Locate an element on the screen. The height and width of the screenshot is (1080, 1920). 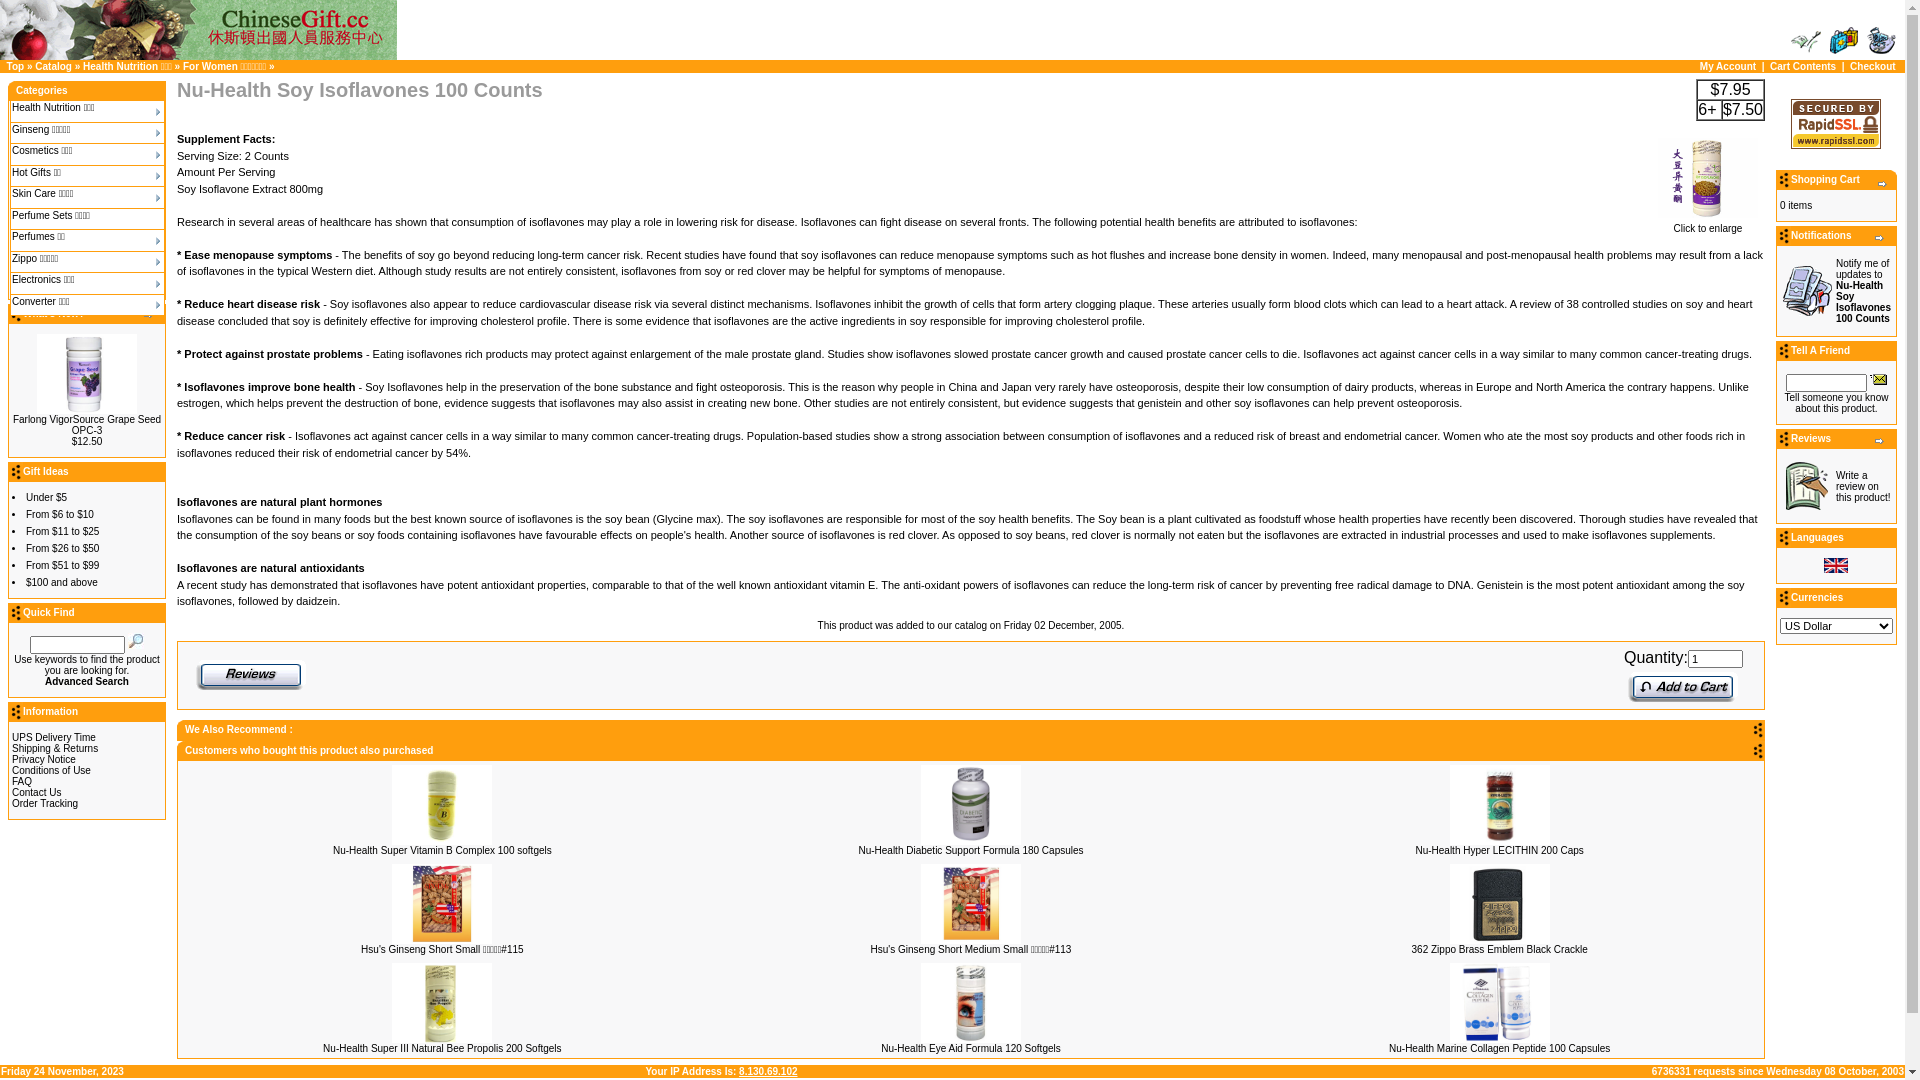
'Checkout' is located at coordinates (1871, 65).